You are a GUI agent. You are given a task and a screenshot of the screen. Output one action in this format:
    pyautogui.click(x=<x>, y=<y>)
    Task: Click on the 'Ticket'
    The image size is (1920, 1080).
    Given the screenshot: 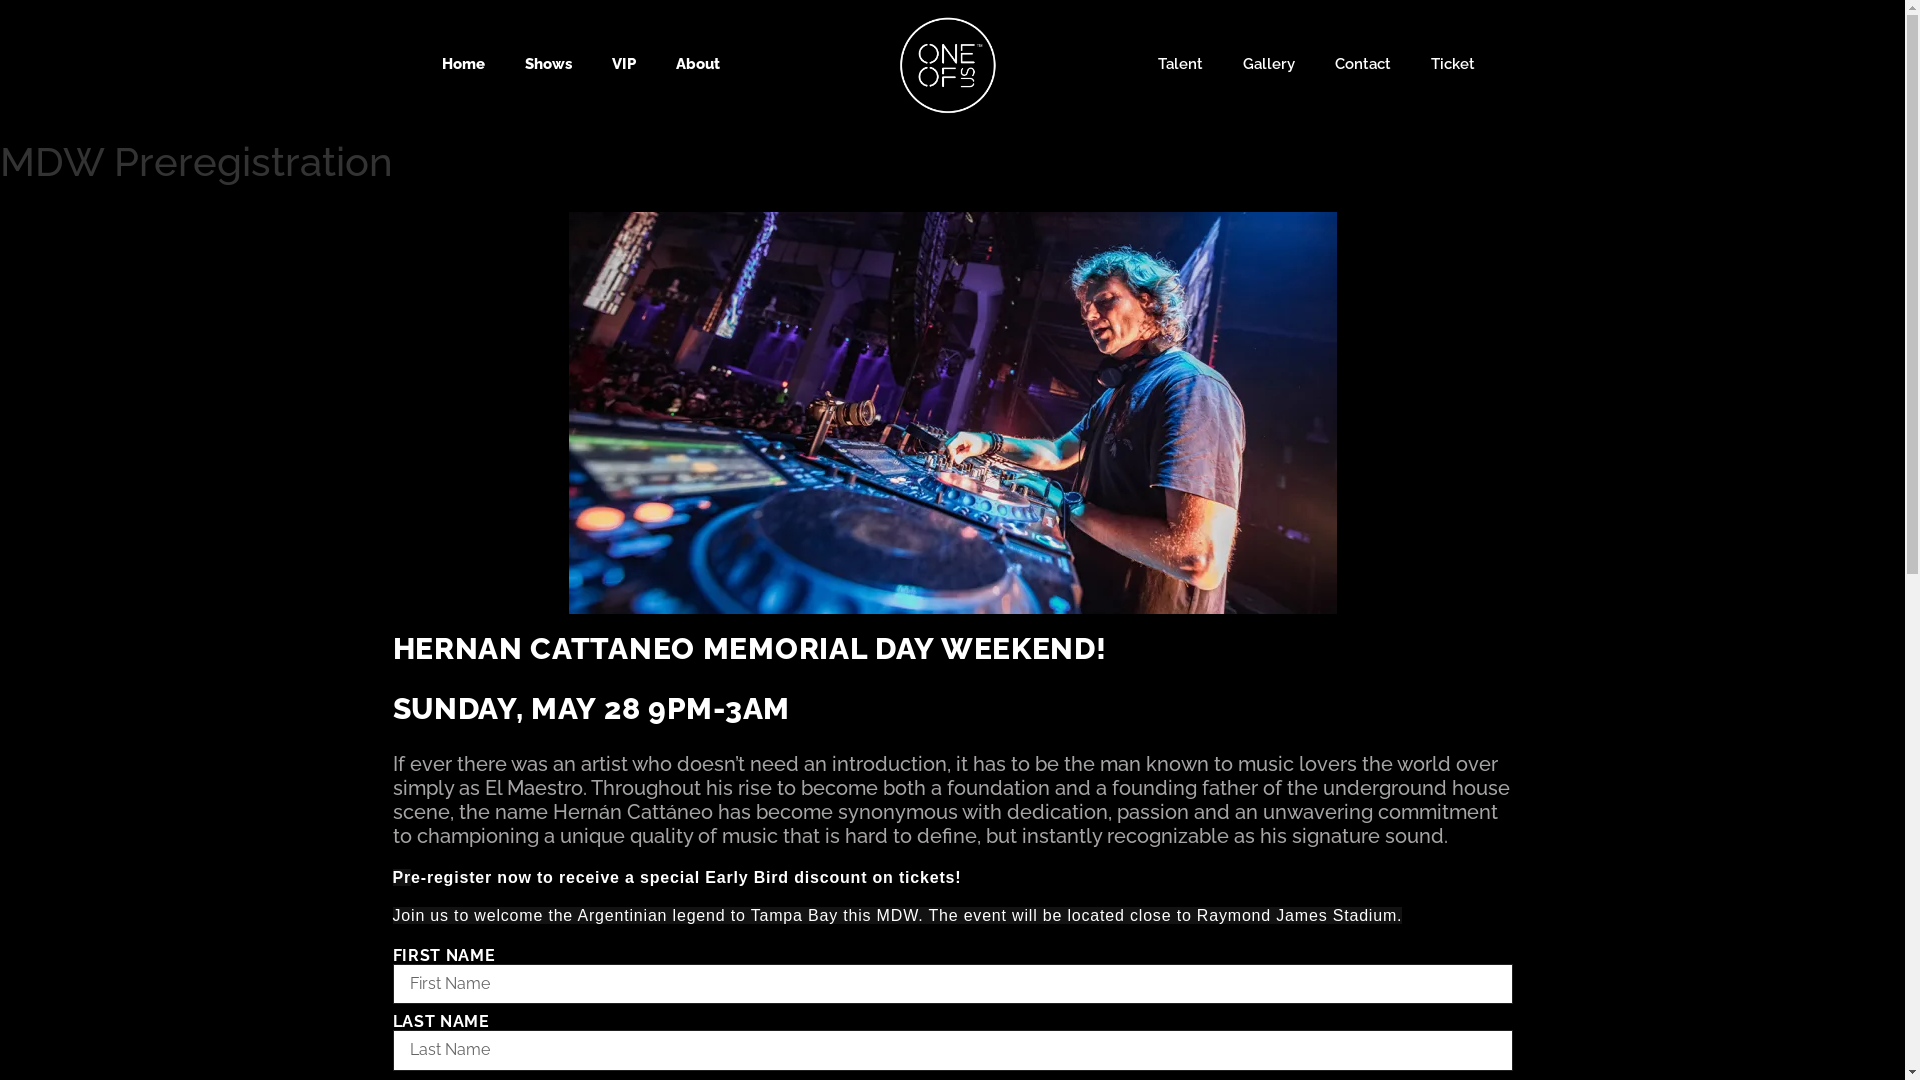 What is the action you would take?
    pyautogui.click(x=1453, y=63)
    